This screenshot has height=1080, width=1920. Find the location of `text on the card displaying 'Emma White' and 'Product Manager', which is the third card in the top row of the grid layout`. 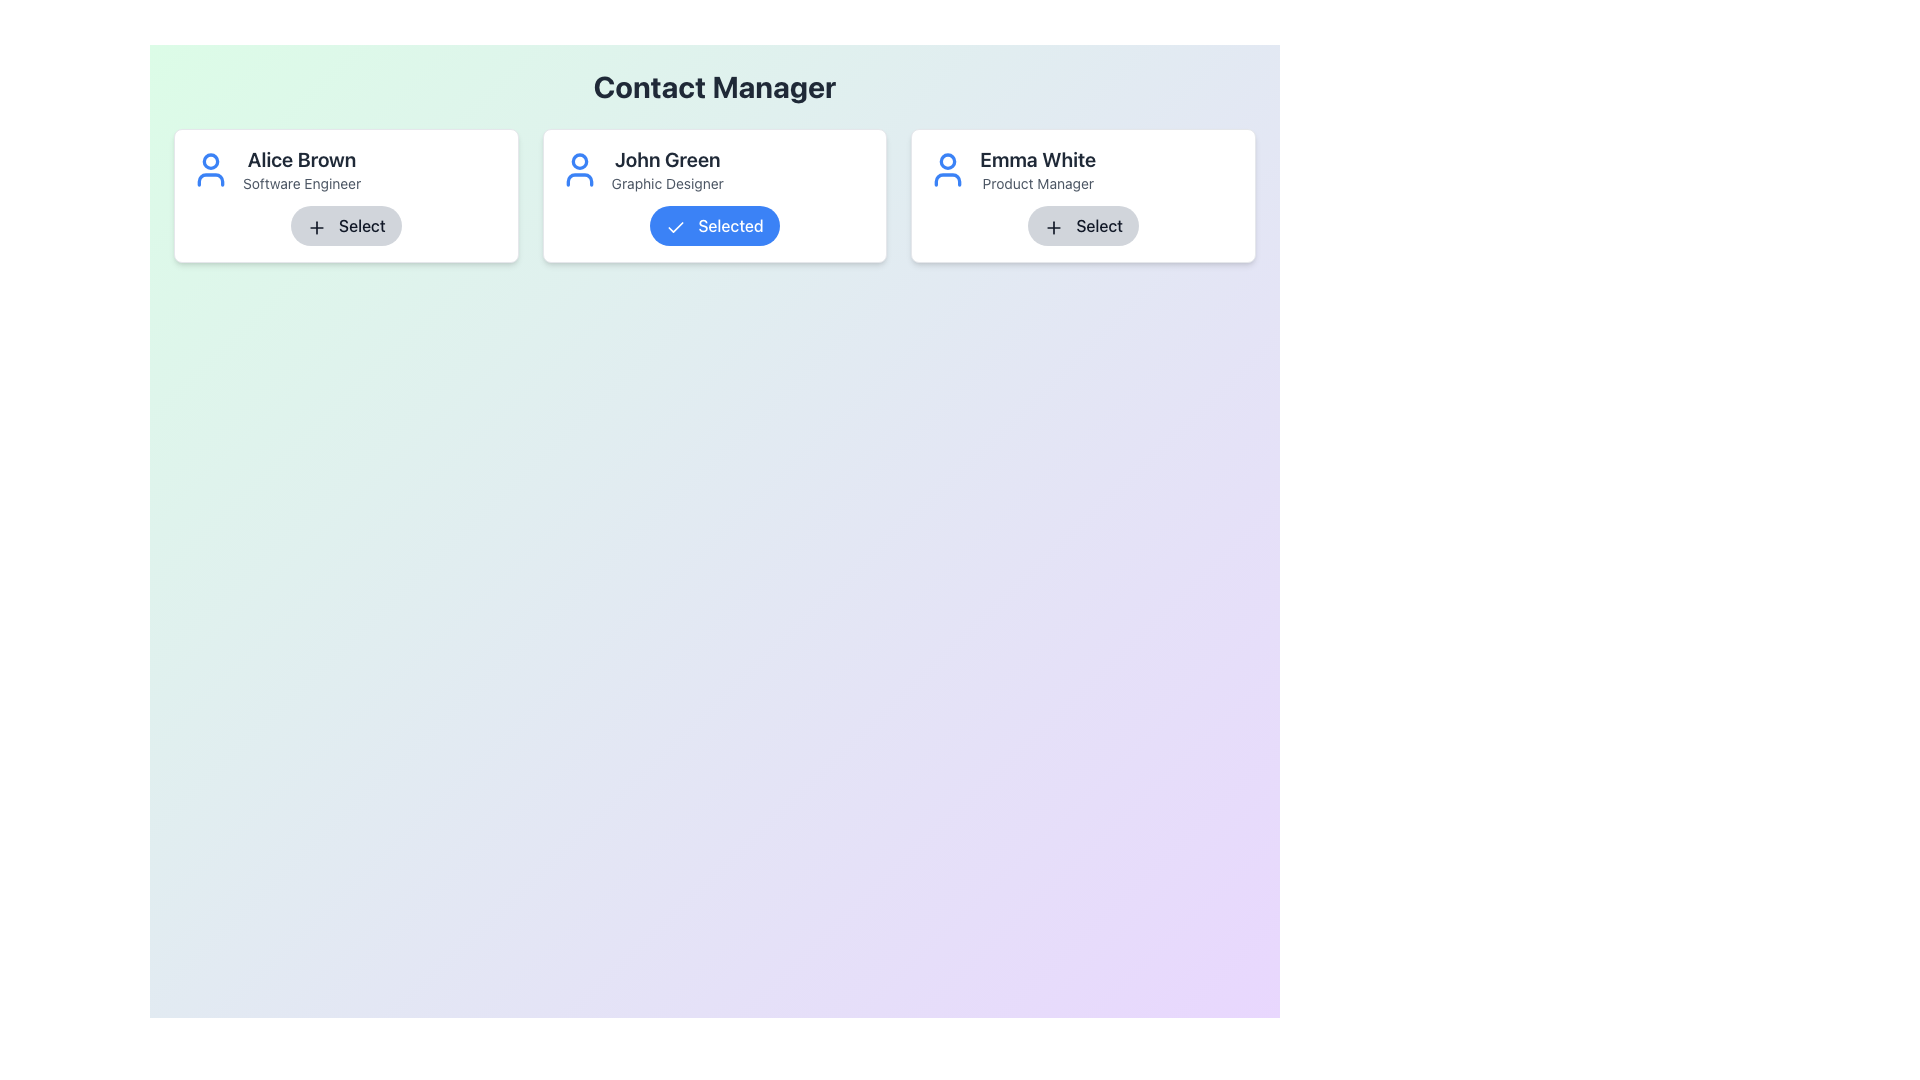

text on the card displaying 'Emma White' and 'Product Manager', which is the third card in the top row of the grid layout is located at coordinates (1082, 196).